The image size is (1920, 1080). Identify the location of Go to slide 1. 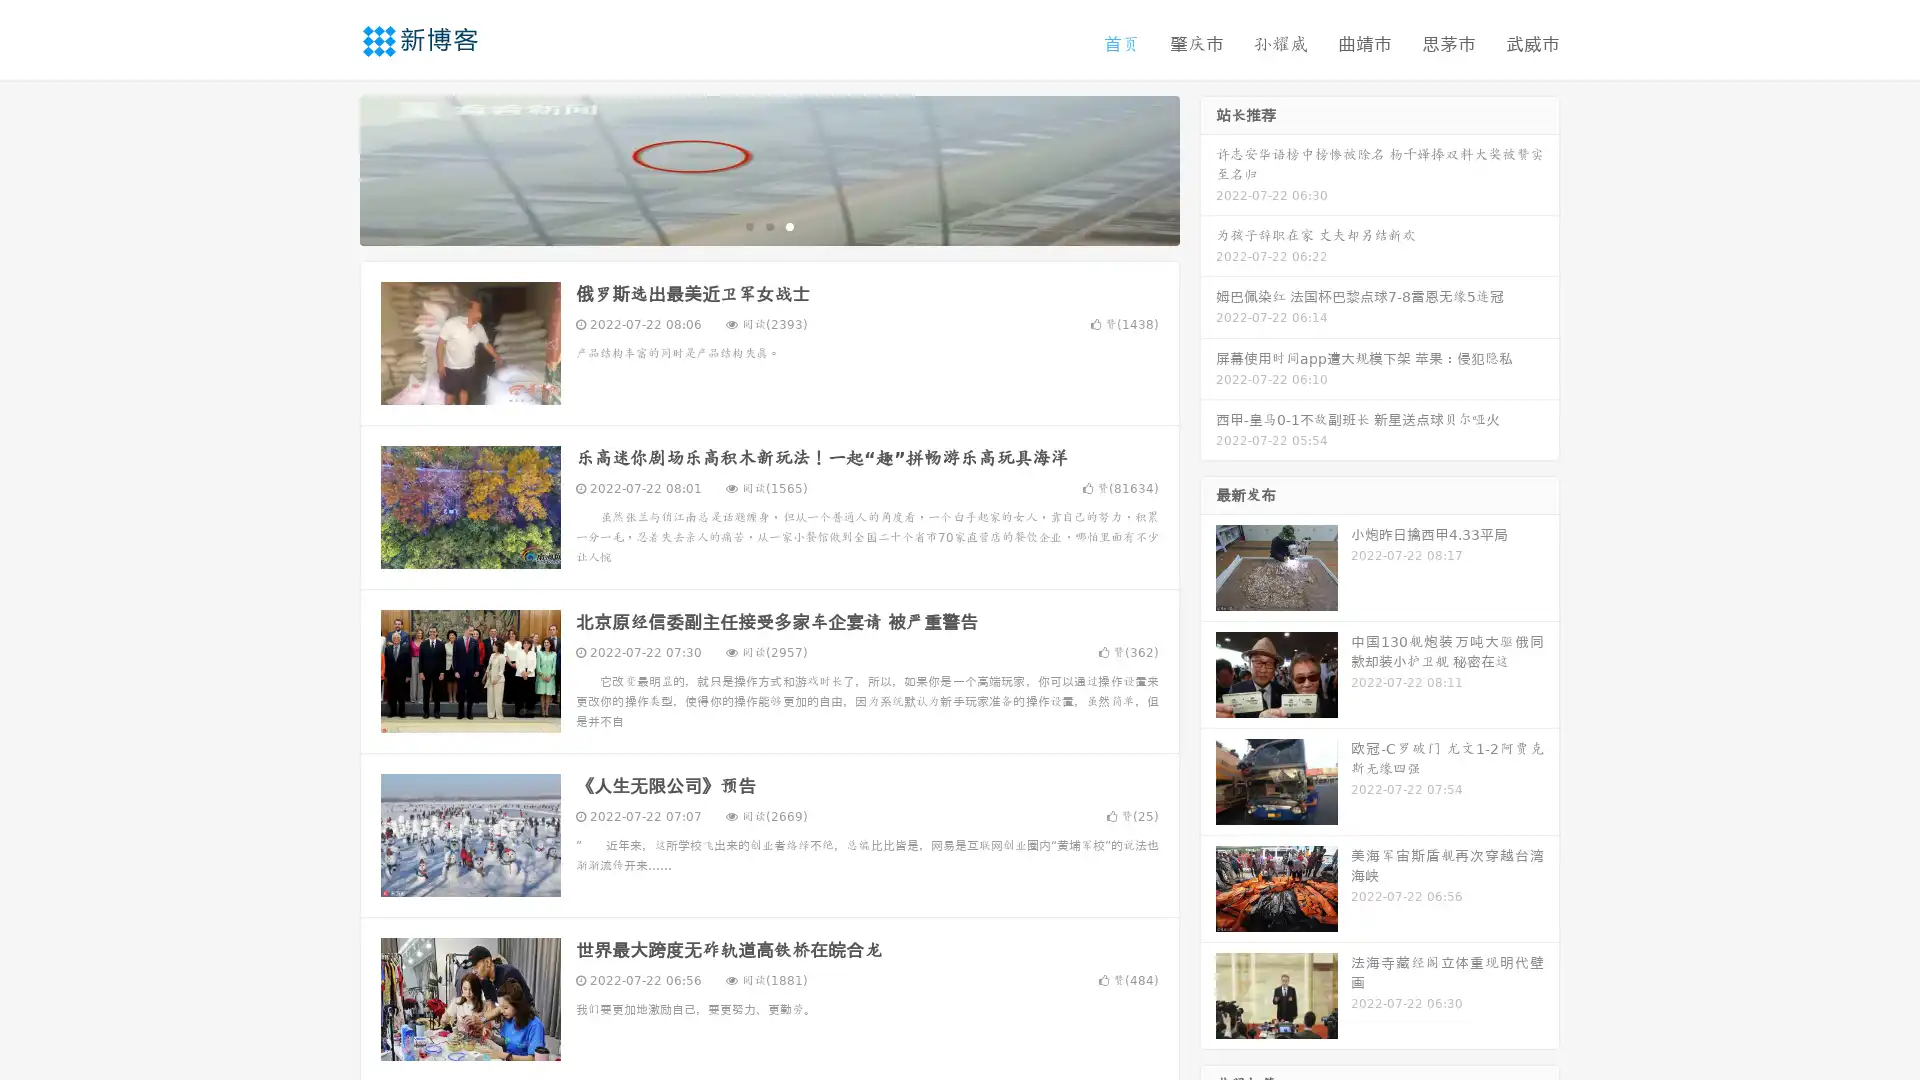
(748, 225).